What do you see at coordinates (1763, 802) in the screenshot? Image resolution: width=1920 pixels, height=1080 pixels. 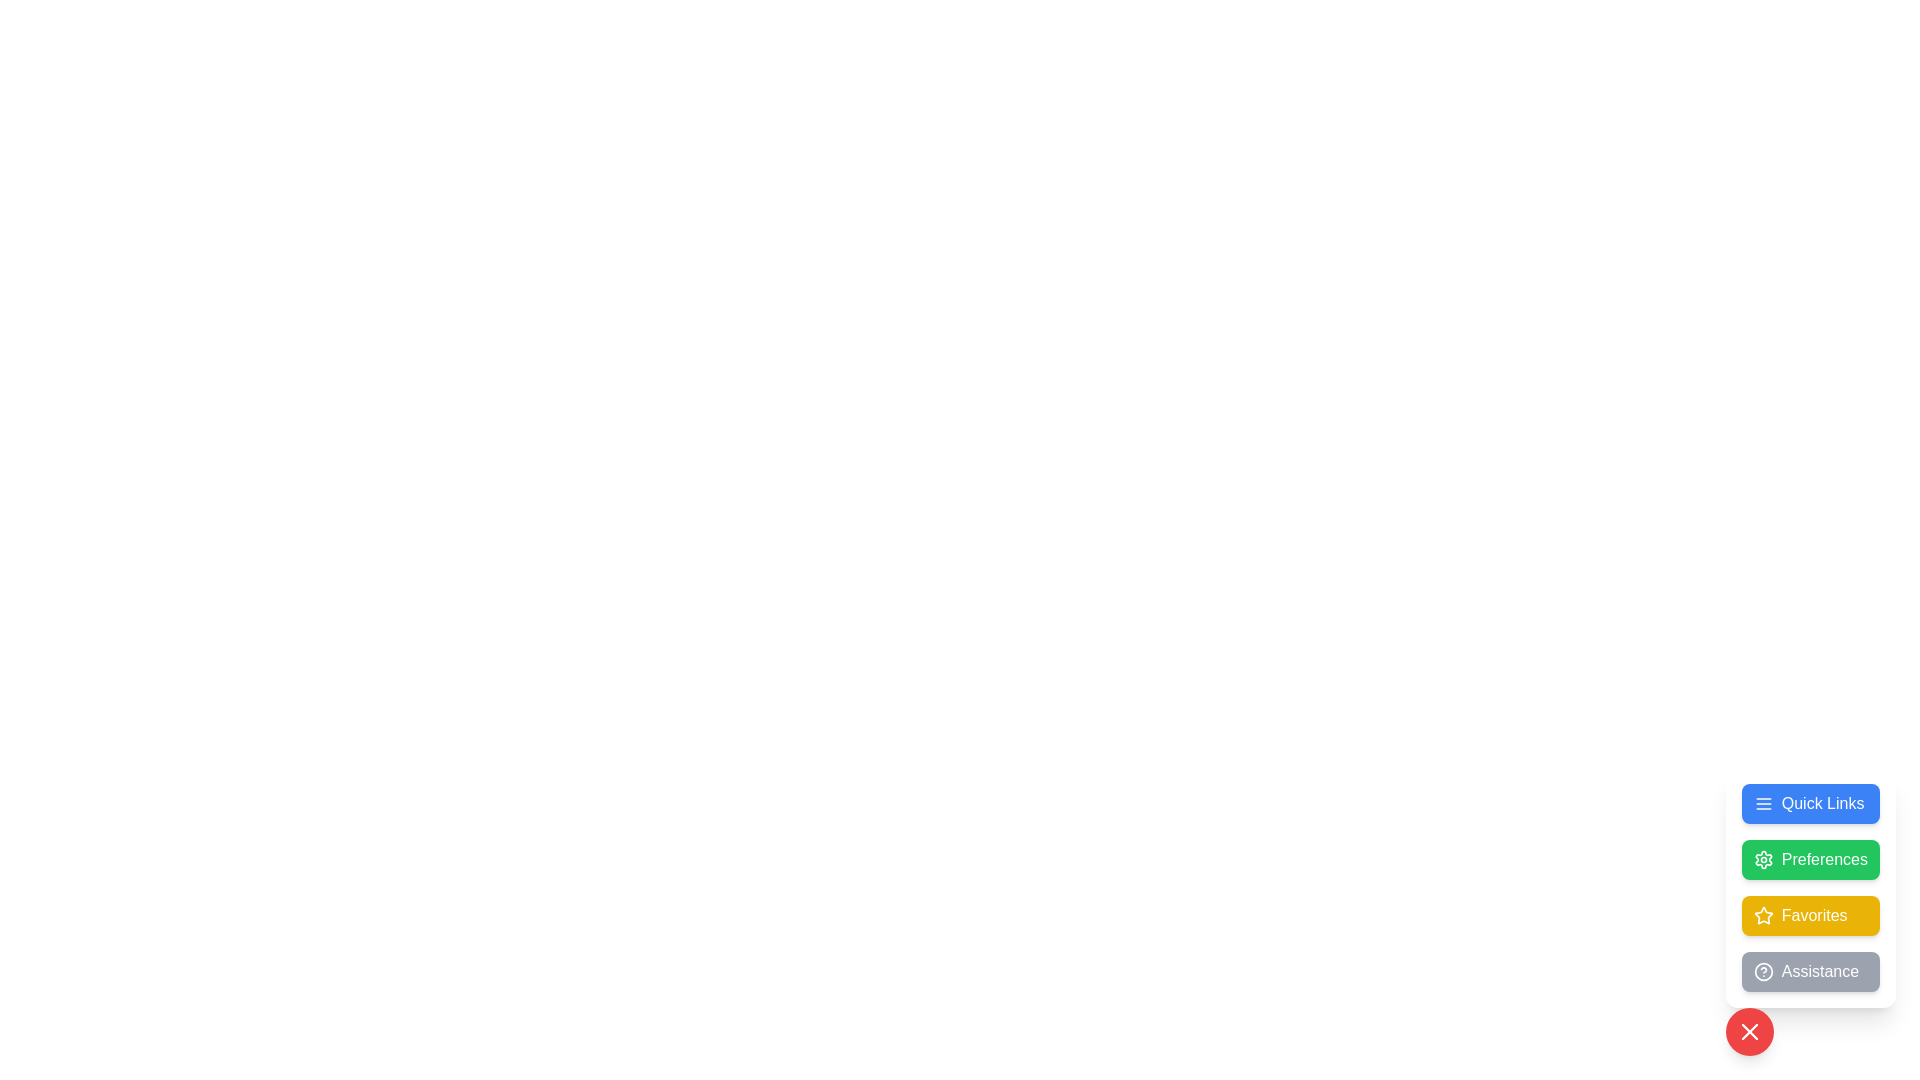 I see `the menu icon located to the left of the 'Quick Links' text inside the blue button at the top of the vertical stack of buttons on the right side of the interface` at bounding box center [1763, 802].